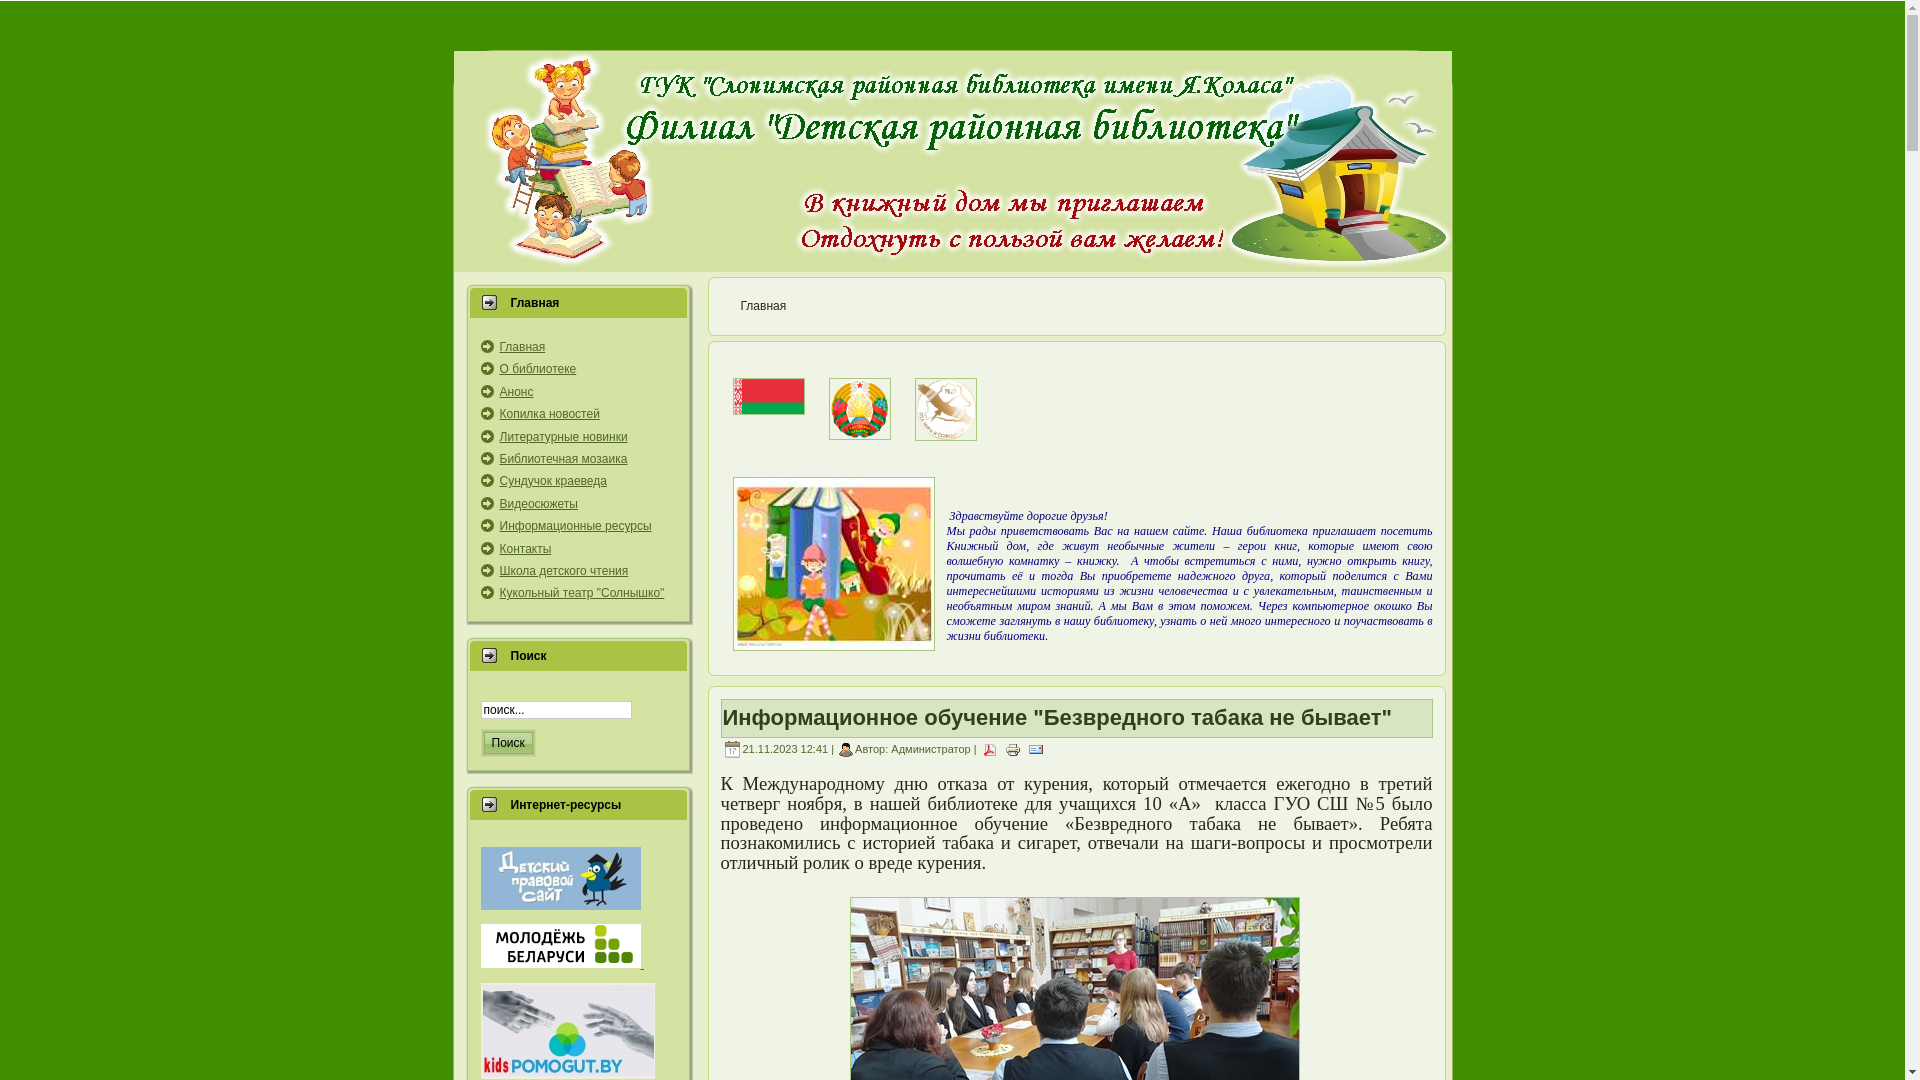 This screenshot has height=1080, width=1920. I want to click on 'E-mail', so click(1036, 748).